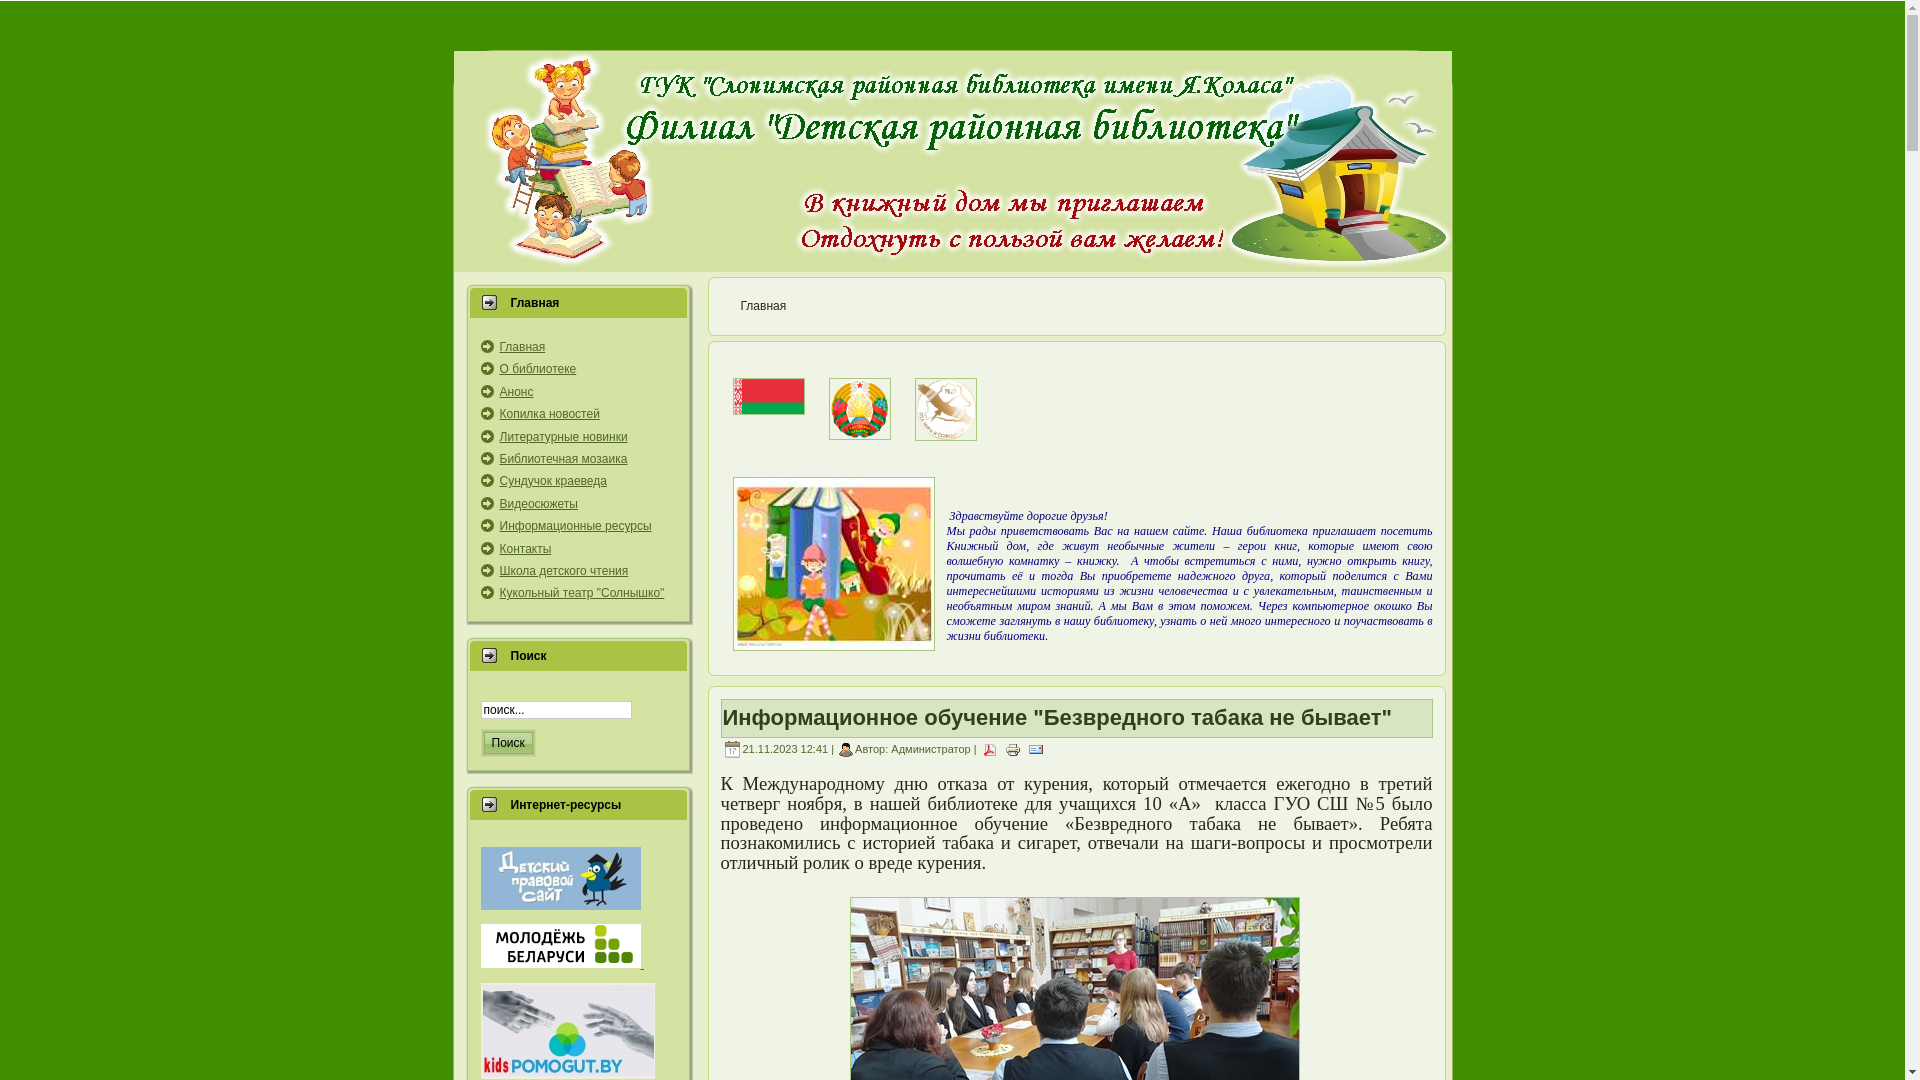 This screenshot has height=1080, width=1920. I want to click on 'E-mail', so click(1036, 748).